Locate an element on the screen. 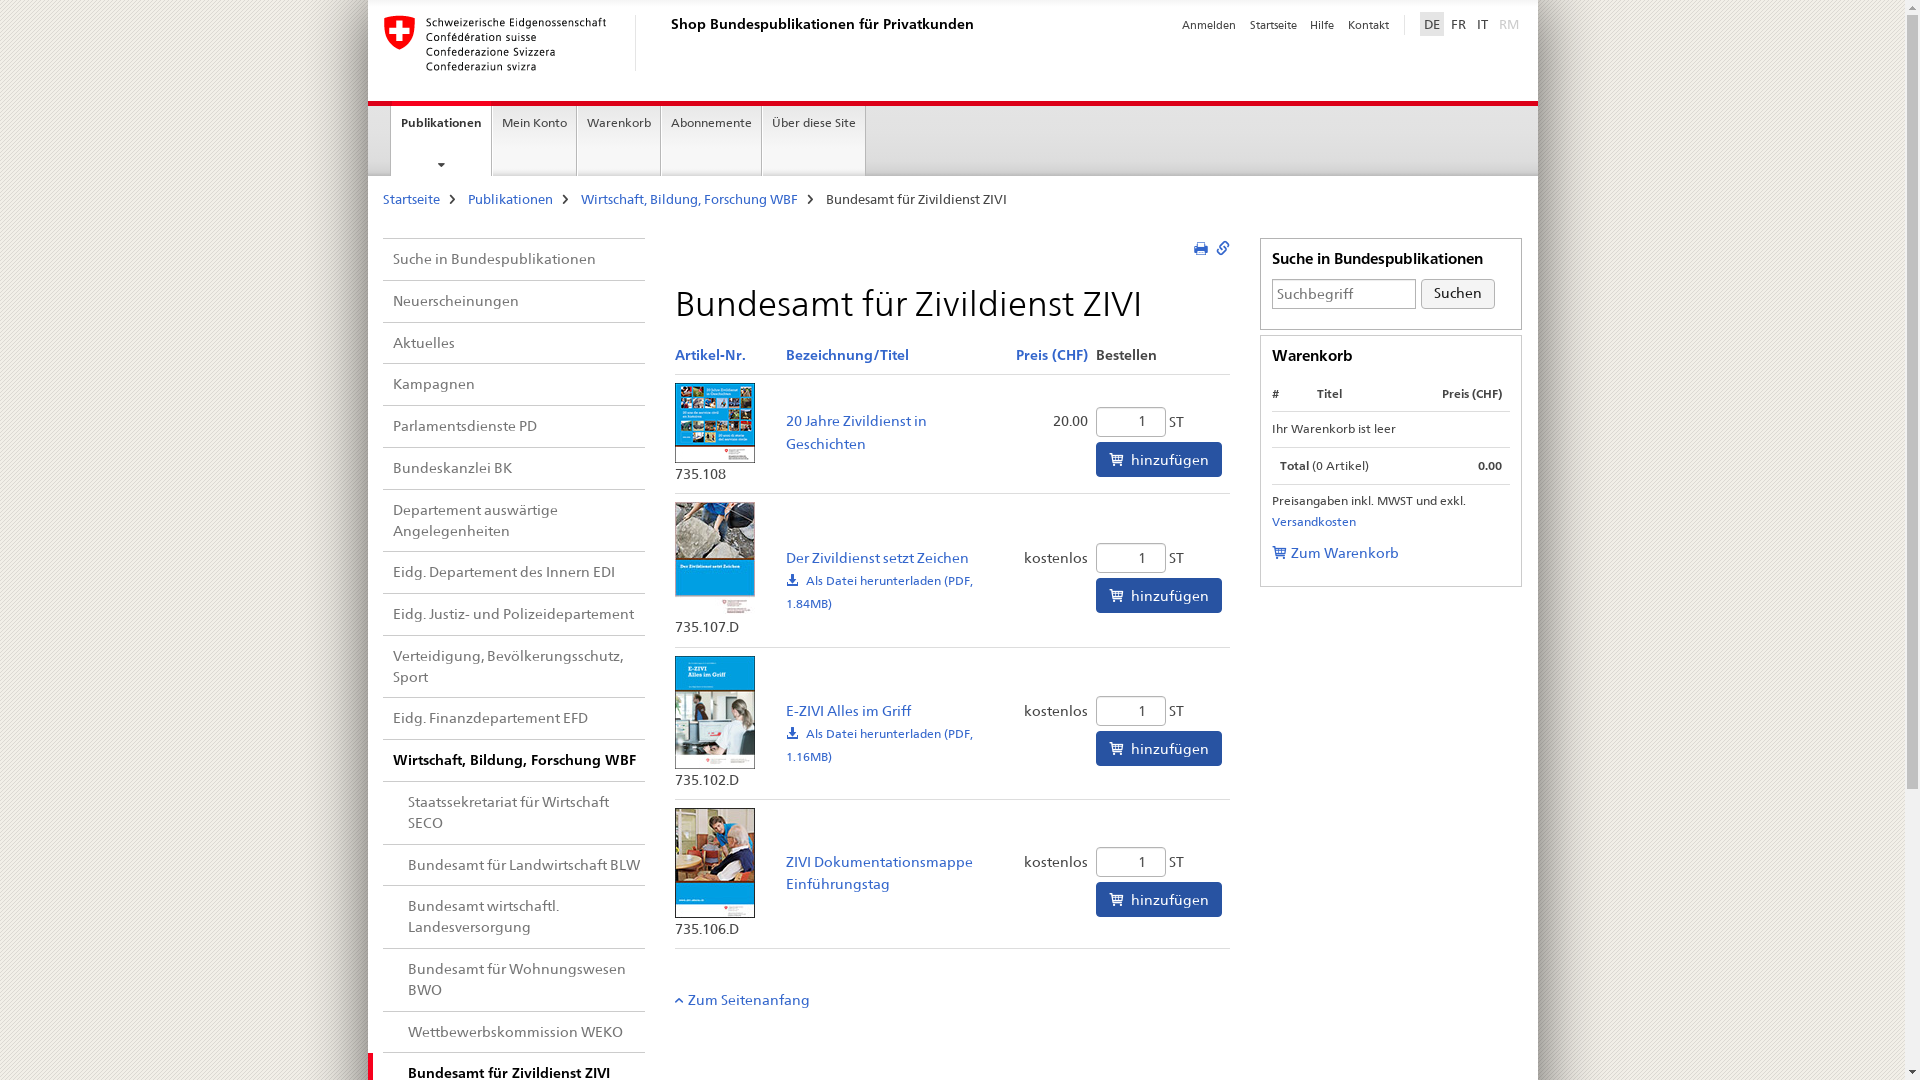 Image resolution: width=1920 pixels, height=1080 pixels. 'Zur Druckversion' is located at coordinates (1194, 248).